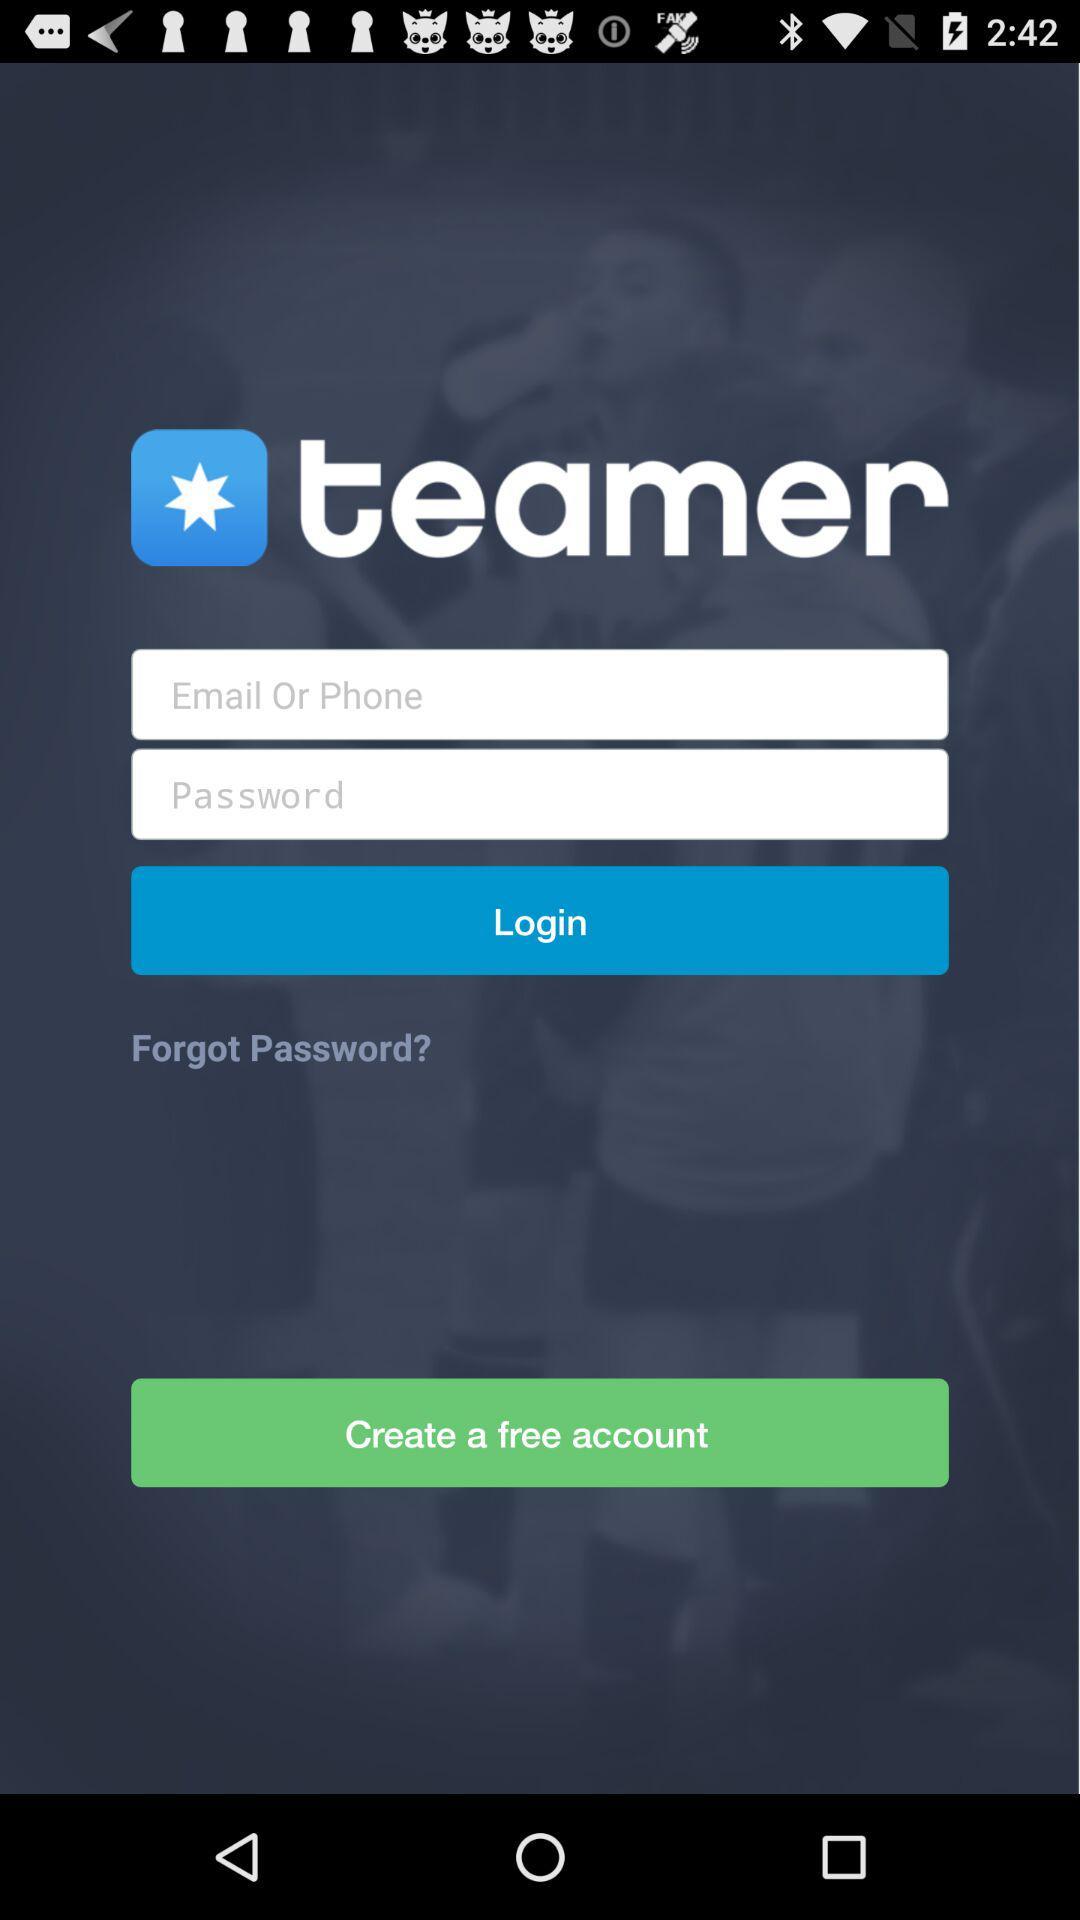 This screenshot has height=1920, width=1080. Describe the element at coordinates (540, 793) in the screenshot. I see `password box option` at that location.